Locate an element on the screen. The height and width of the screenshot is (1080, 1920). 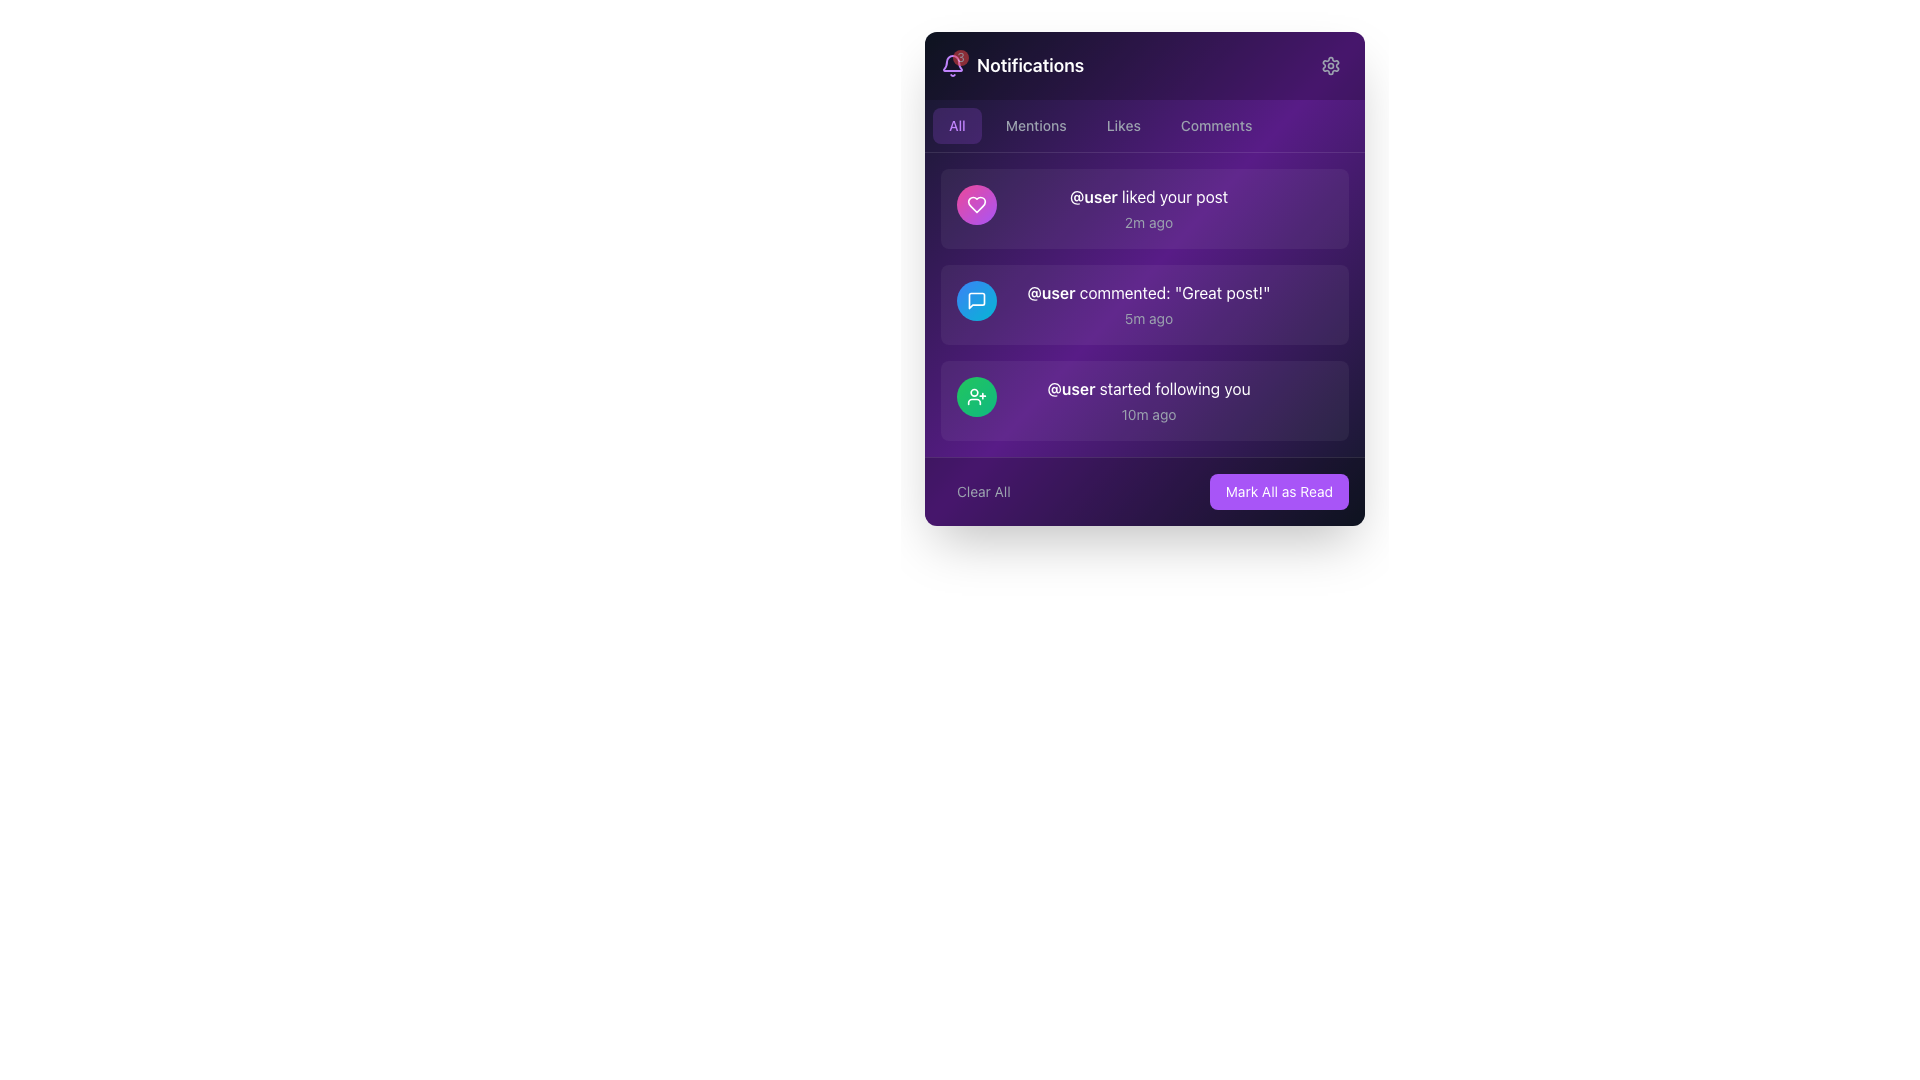
the notification header icon with badge count for accessibility navigation is located at coordinates (1012, 64).